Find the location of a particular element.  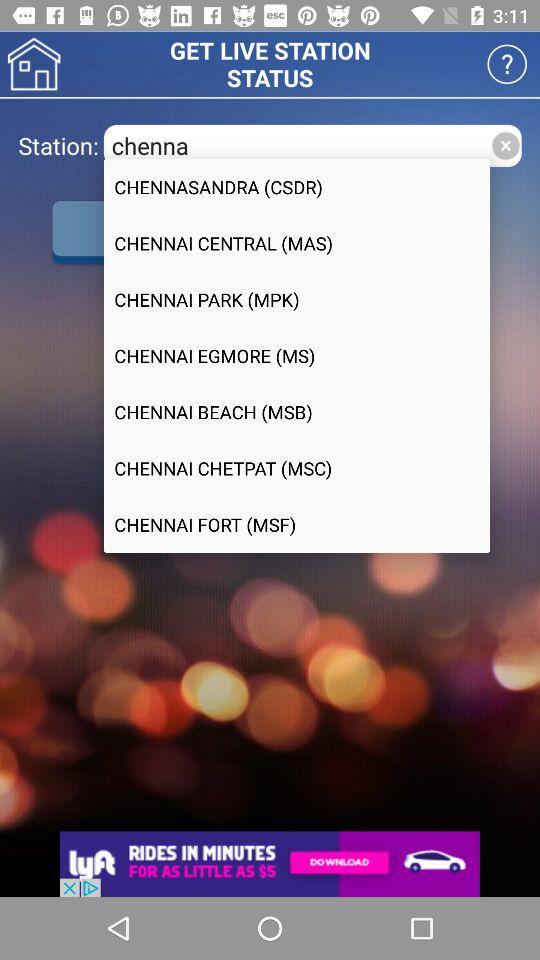

the close icon is located at coordinates (504, 144).